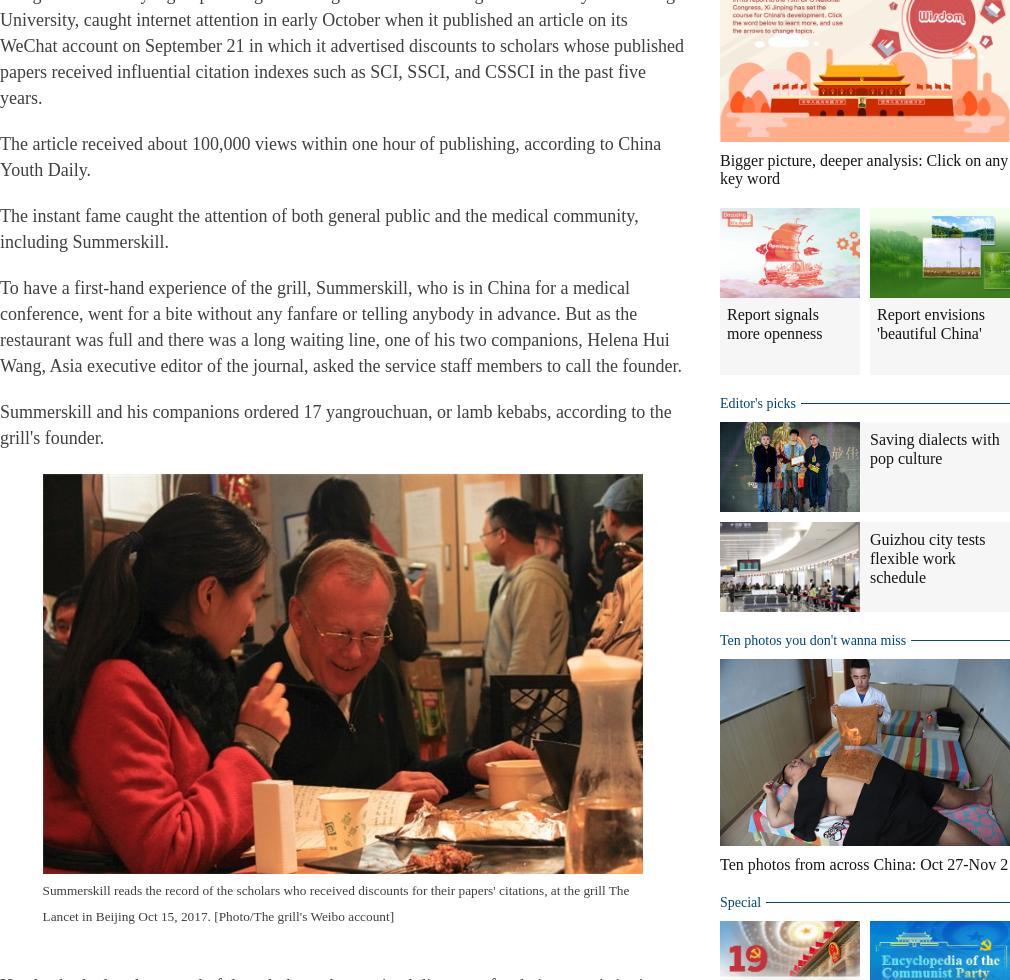  I want to click on 'Ten photos from across China: Oct 27-Nov 2', so click(863, 864).